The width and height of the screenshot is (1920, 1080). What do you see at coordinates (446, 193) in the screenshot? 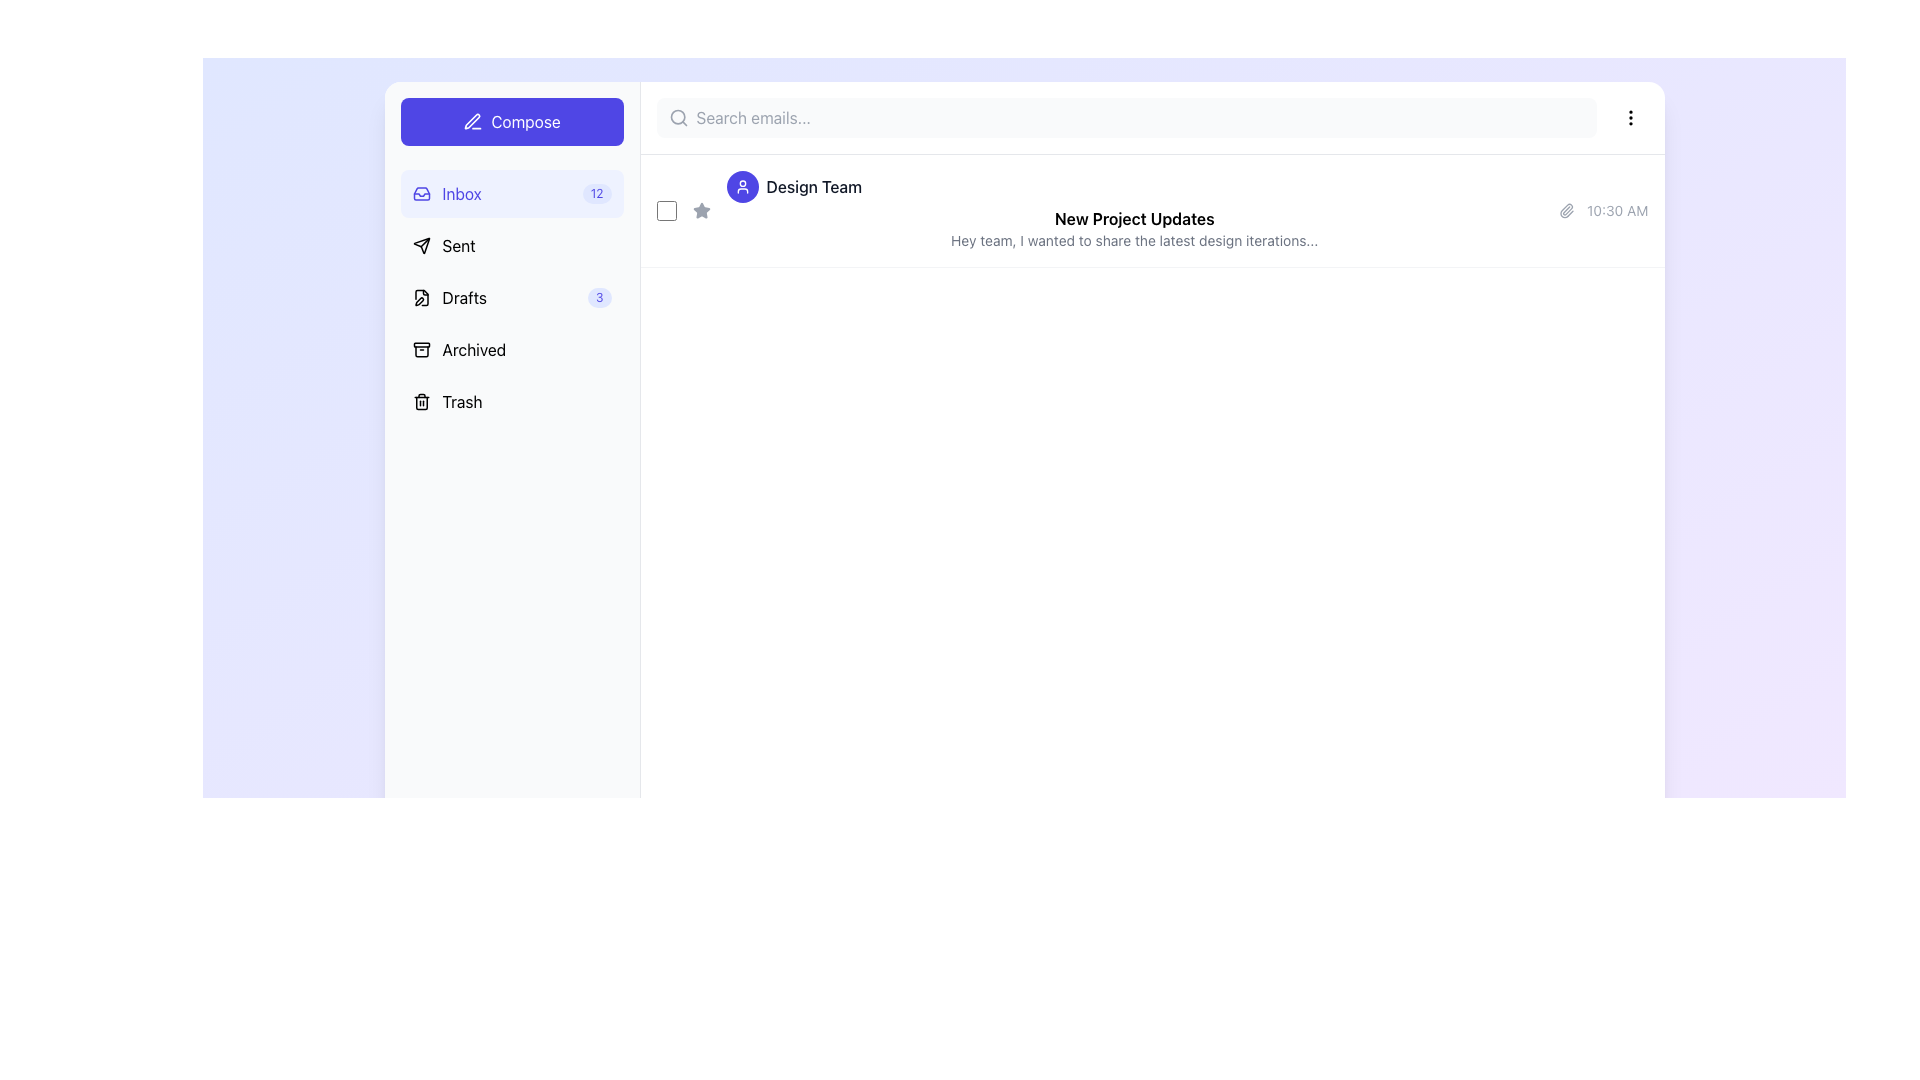
I see `the 'Inbox' text label in the left sidebar navigation menu, which indicates the section for received emails` at bounding box center [446, 193].